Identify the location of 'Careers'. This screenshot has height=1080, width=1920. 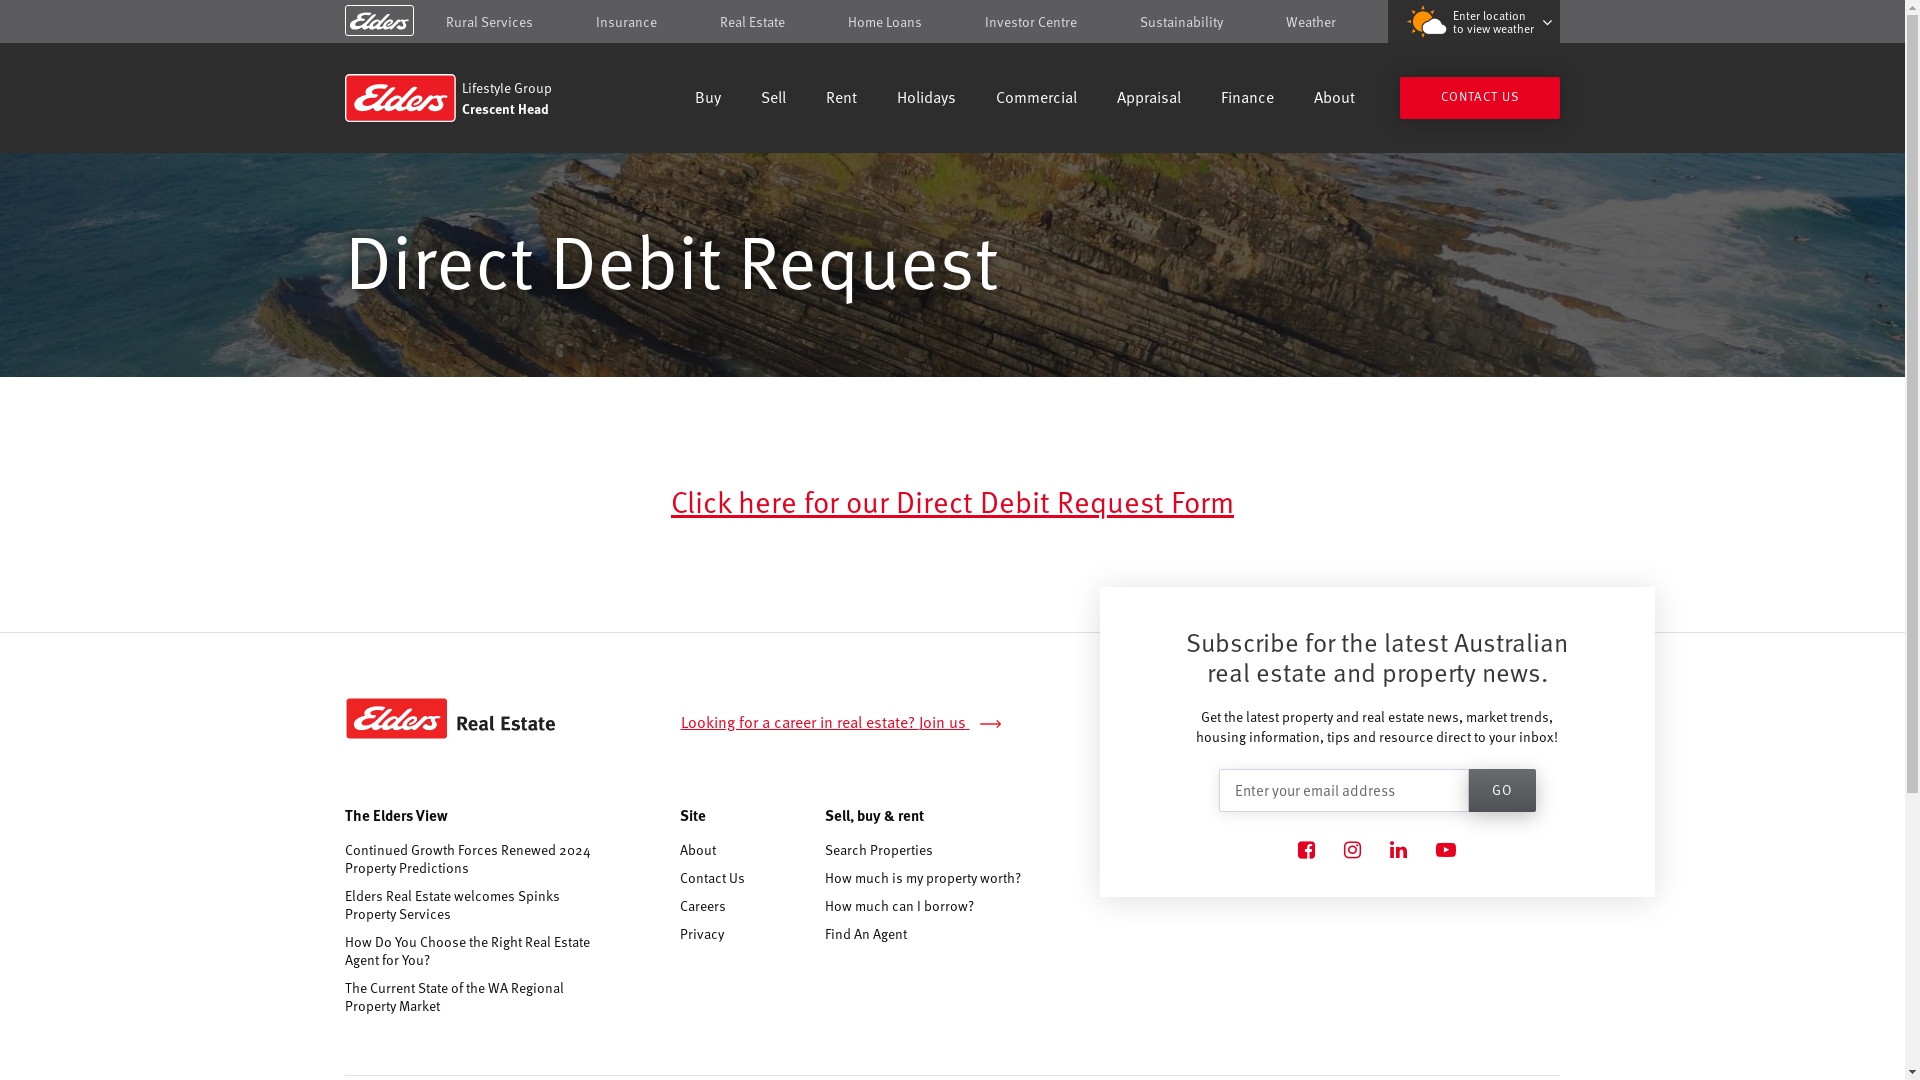
(680, 905).